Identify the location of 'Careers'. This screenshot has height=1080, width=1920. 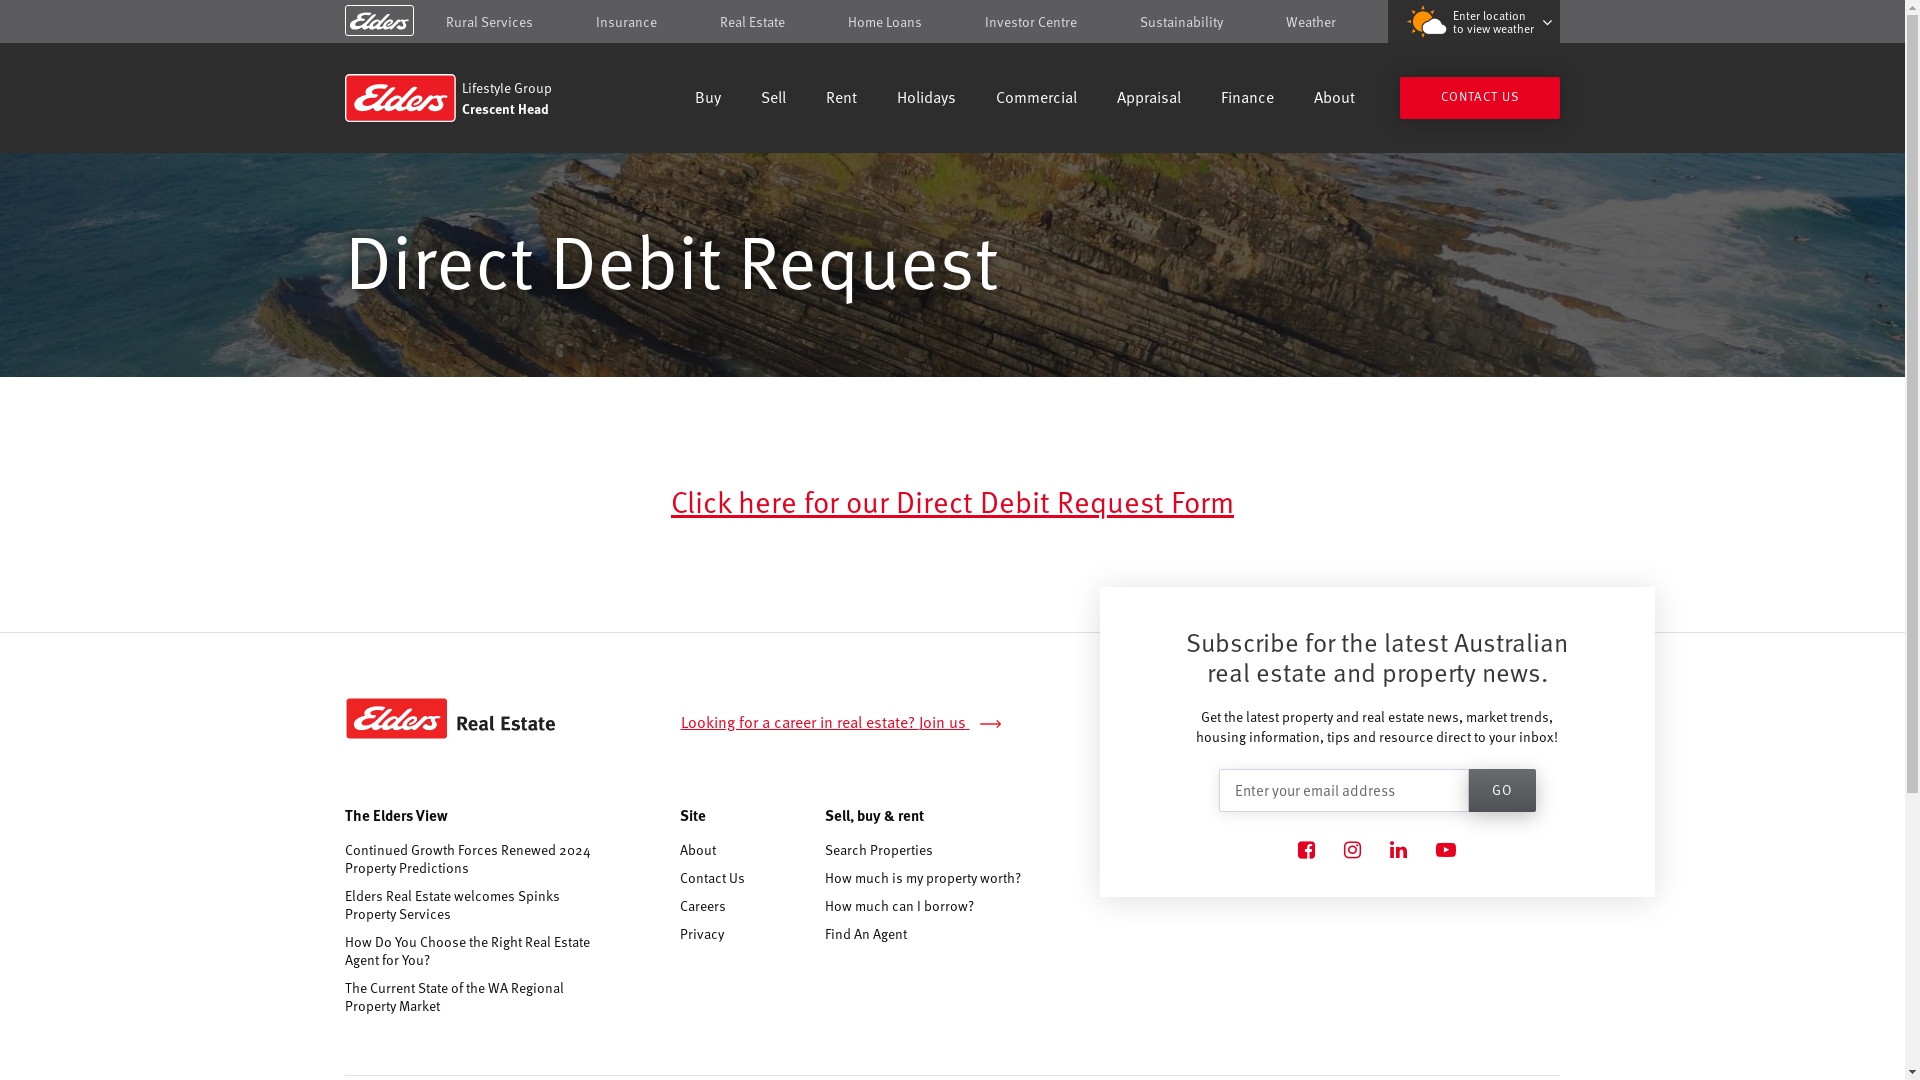
(680, 905).